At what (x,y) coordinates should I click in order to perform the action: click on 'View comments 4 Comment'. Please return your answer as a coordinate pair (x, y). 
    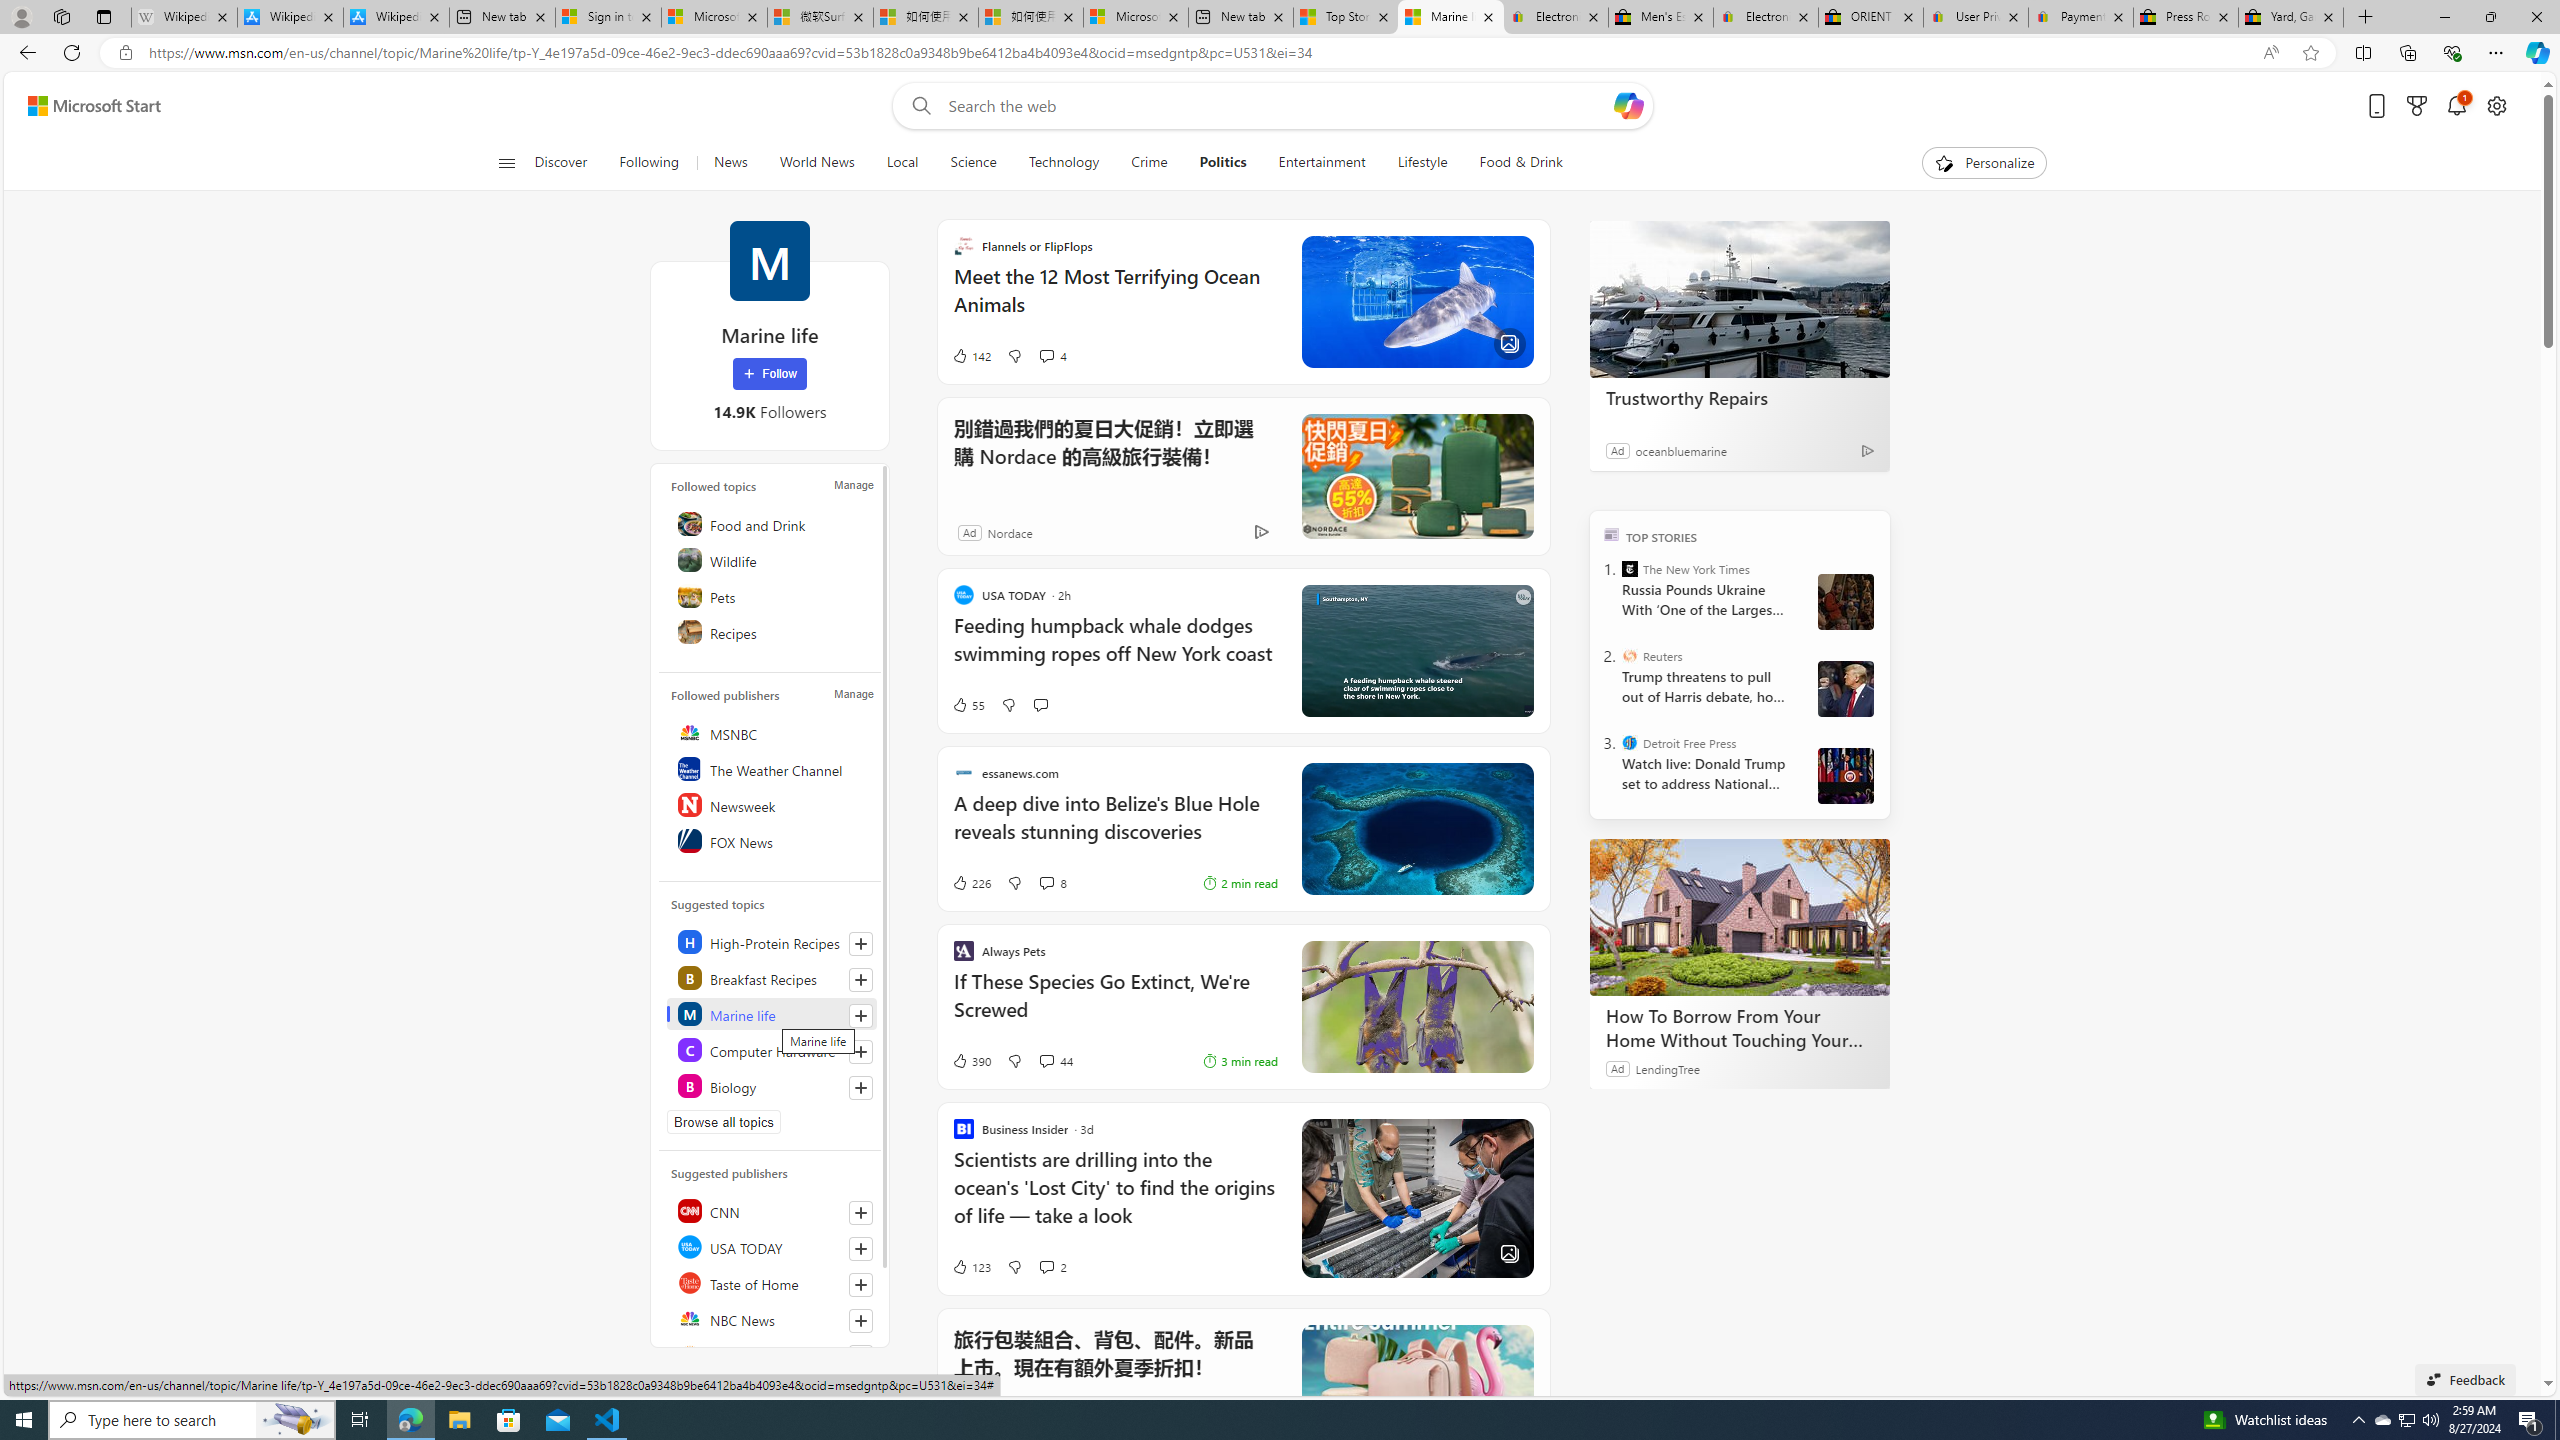
    Looking at the image, I should click on (1044, 356).